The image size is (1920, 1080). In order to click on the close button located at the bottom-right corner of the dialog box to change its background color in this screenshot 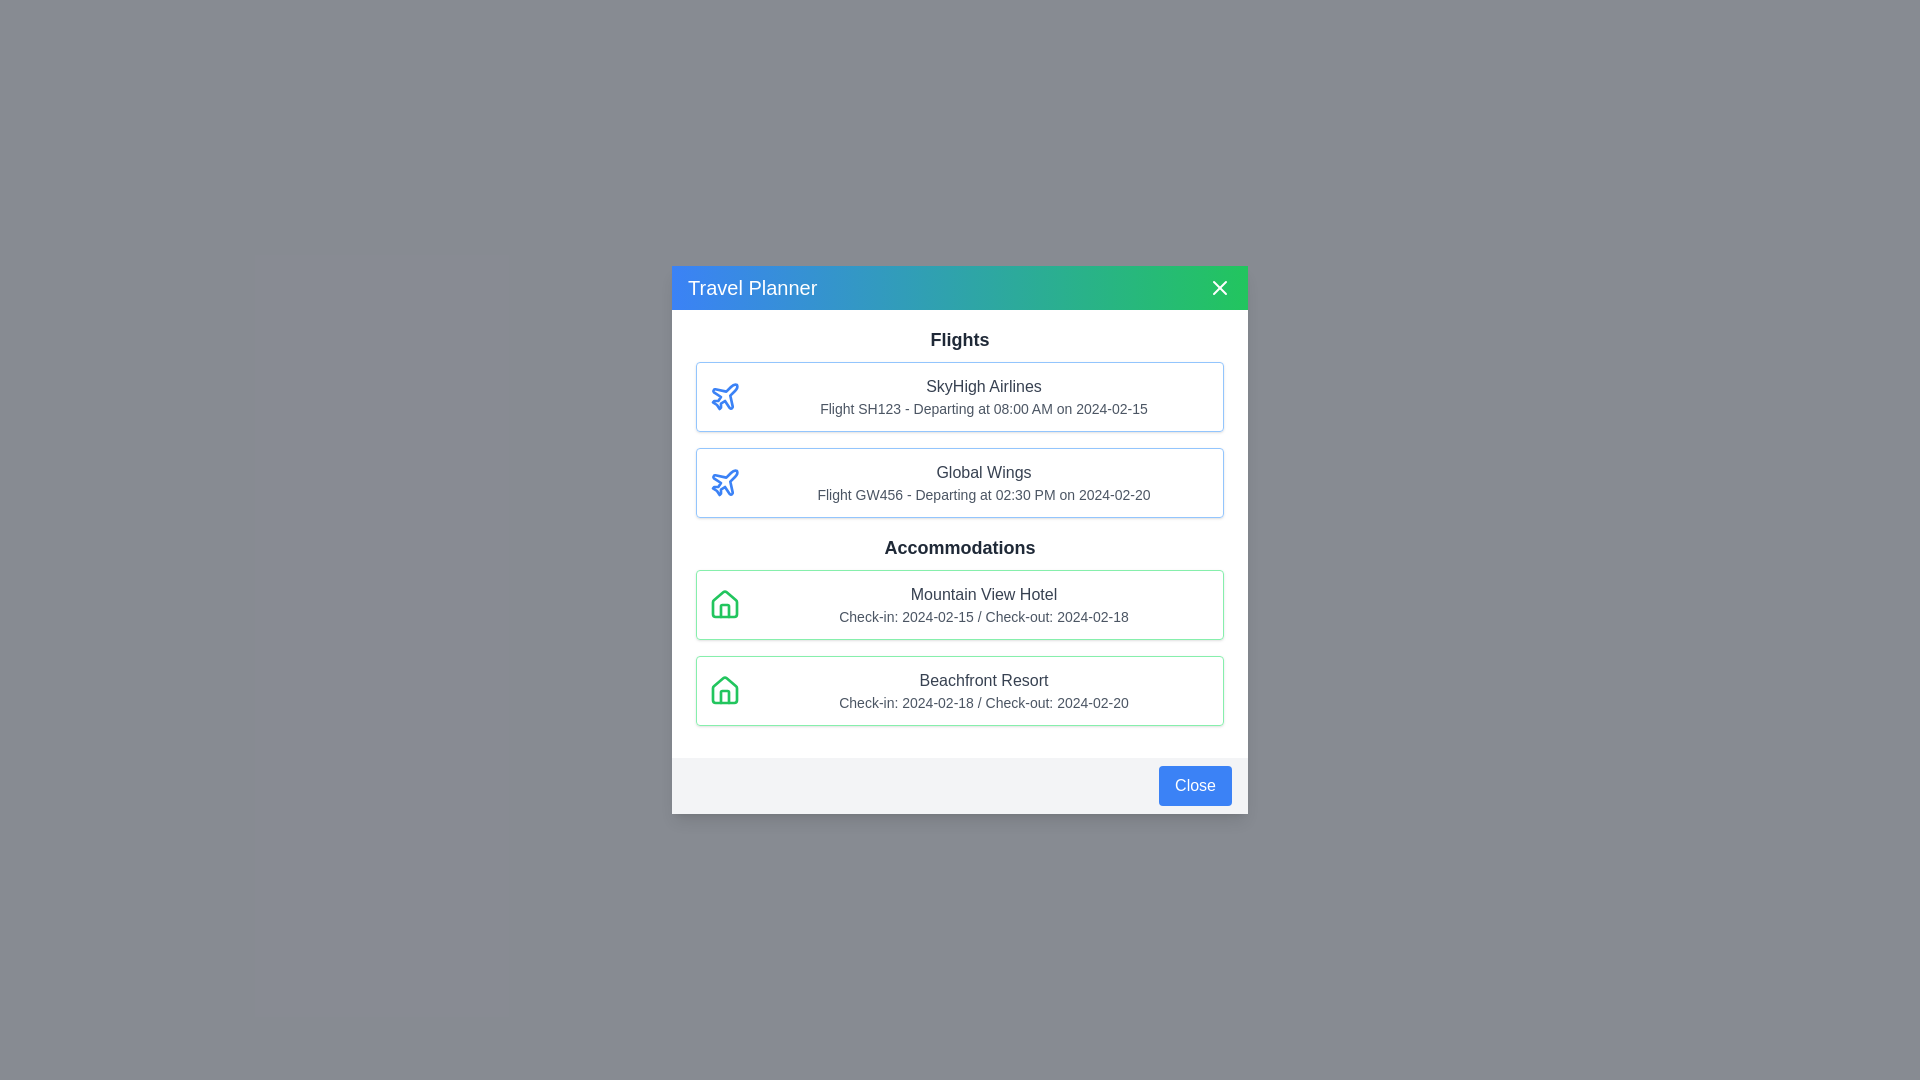, I will do `click(1195, 785)`.